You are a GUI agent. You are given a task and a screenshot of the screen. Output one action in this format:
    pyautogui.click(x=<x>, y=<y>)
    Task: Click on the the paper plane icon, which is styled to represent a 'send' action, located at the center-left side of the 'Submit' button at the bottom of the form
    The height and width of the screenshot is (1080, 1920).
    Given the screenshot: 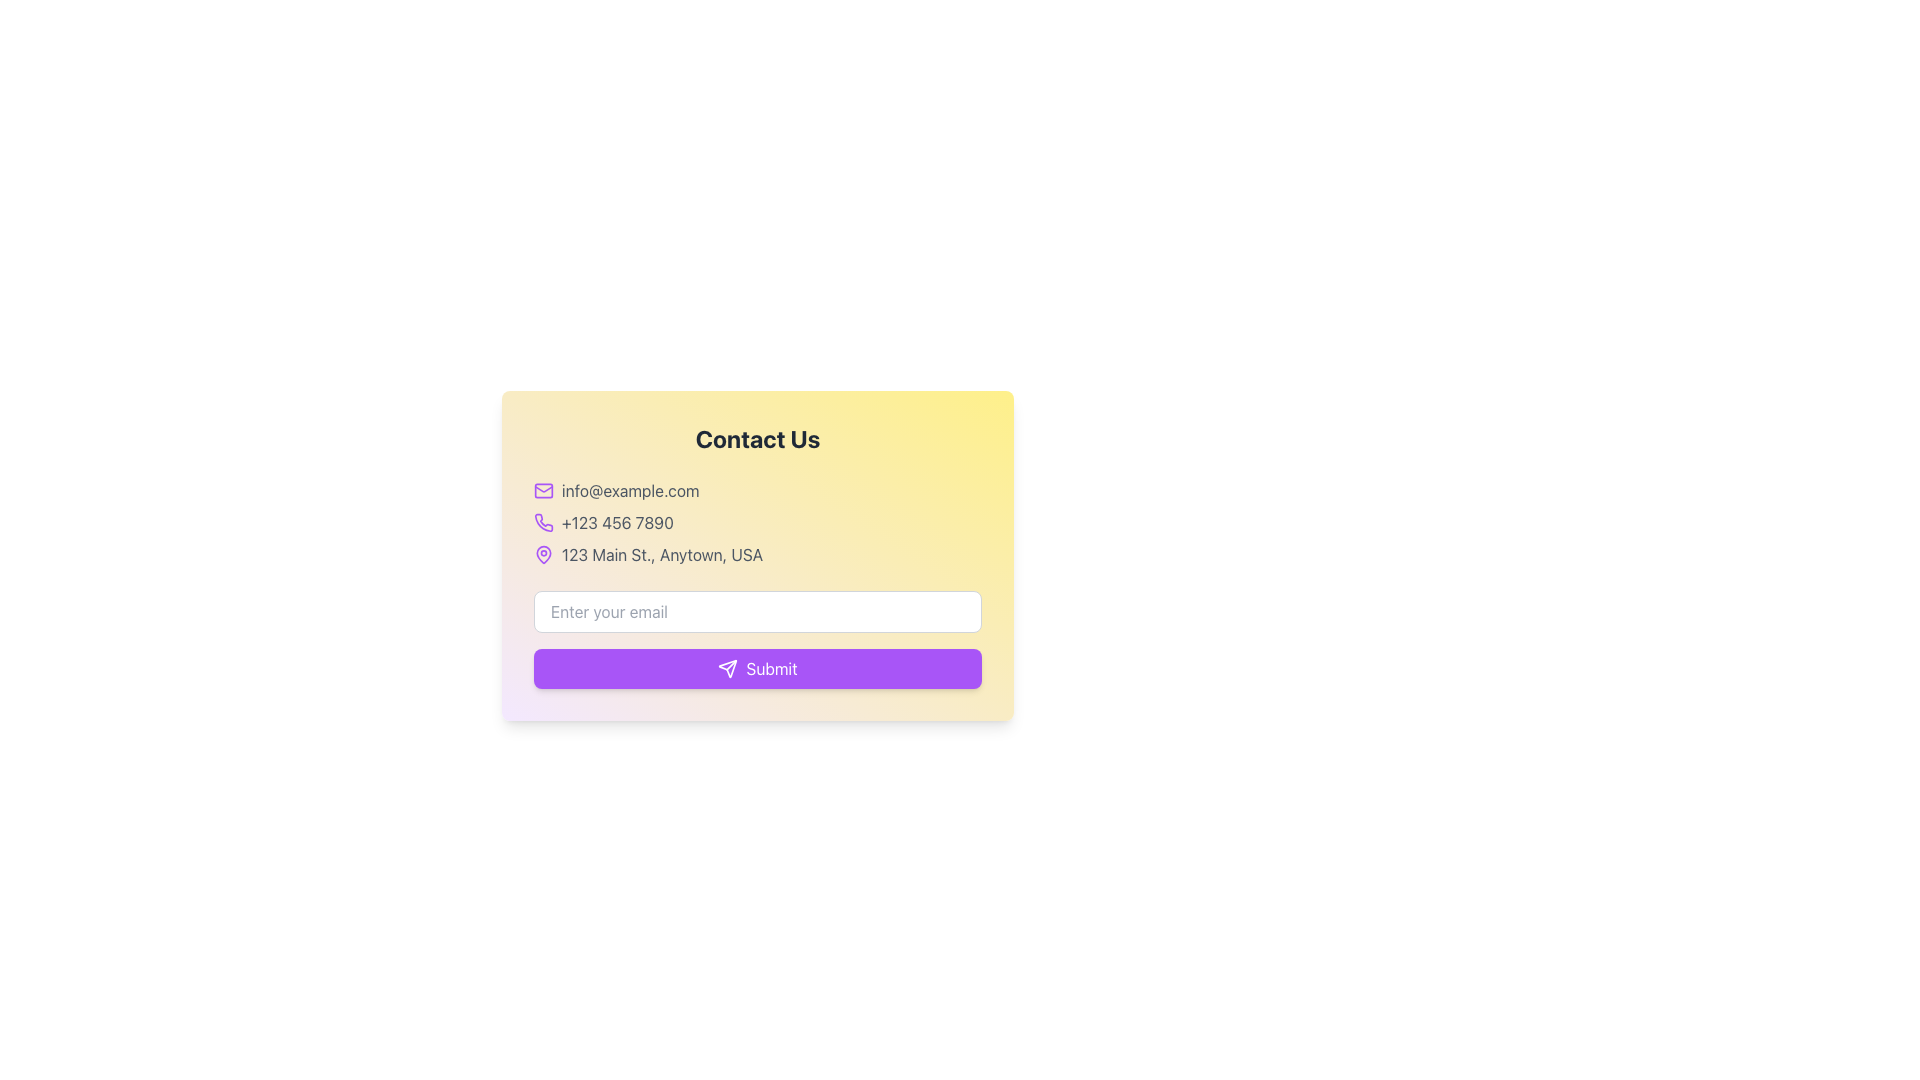 What is the action you would take?
    pyautogui.click(x=727, y=668)
    